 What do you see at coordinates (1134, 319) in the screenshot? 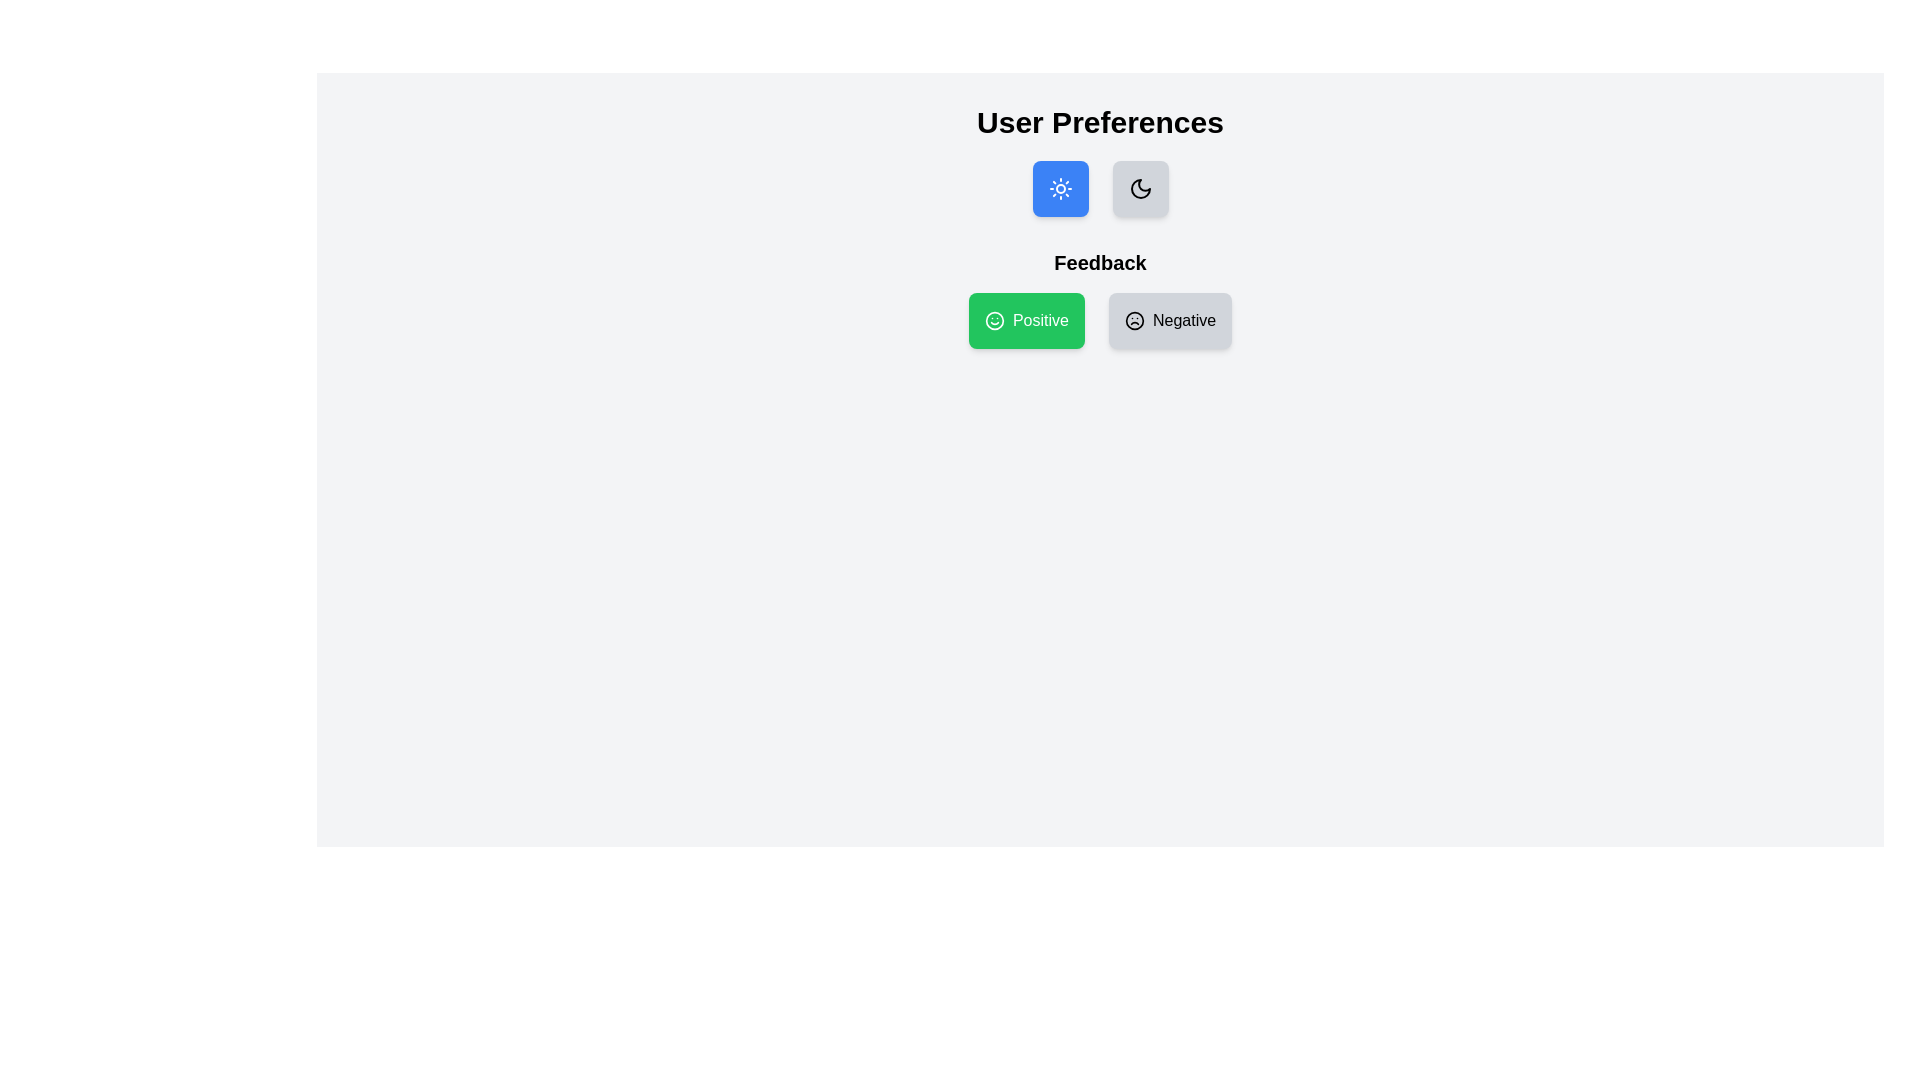
I see `the negative feedback icon, which is located within the Negative feedback button and is visually styled as a rounded rectangle, positioned to the right of the Positive button` at bounding box center [1134, 319].